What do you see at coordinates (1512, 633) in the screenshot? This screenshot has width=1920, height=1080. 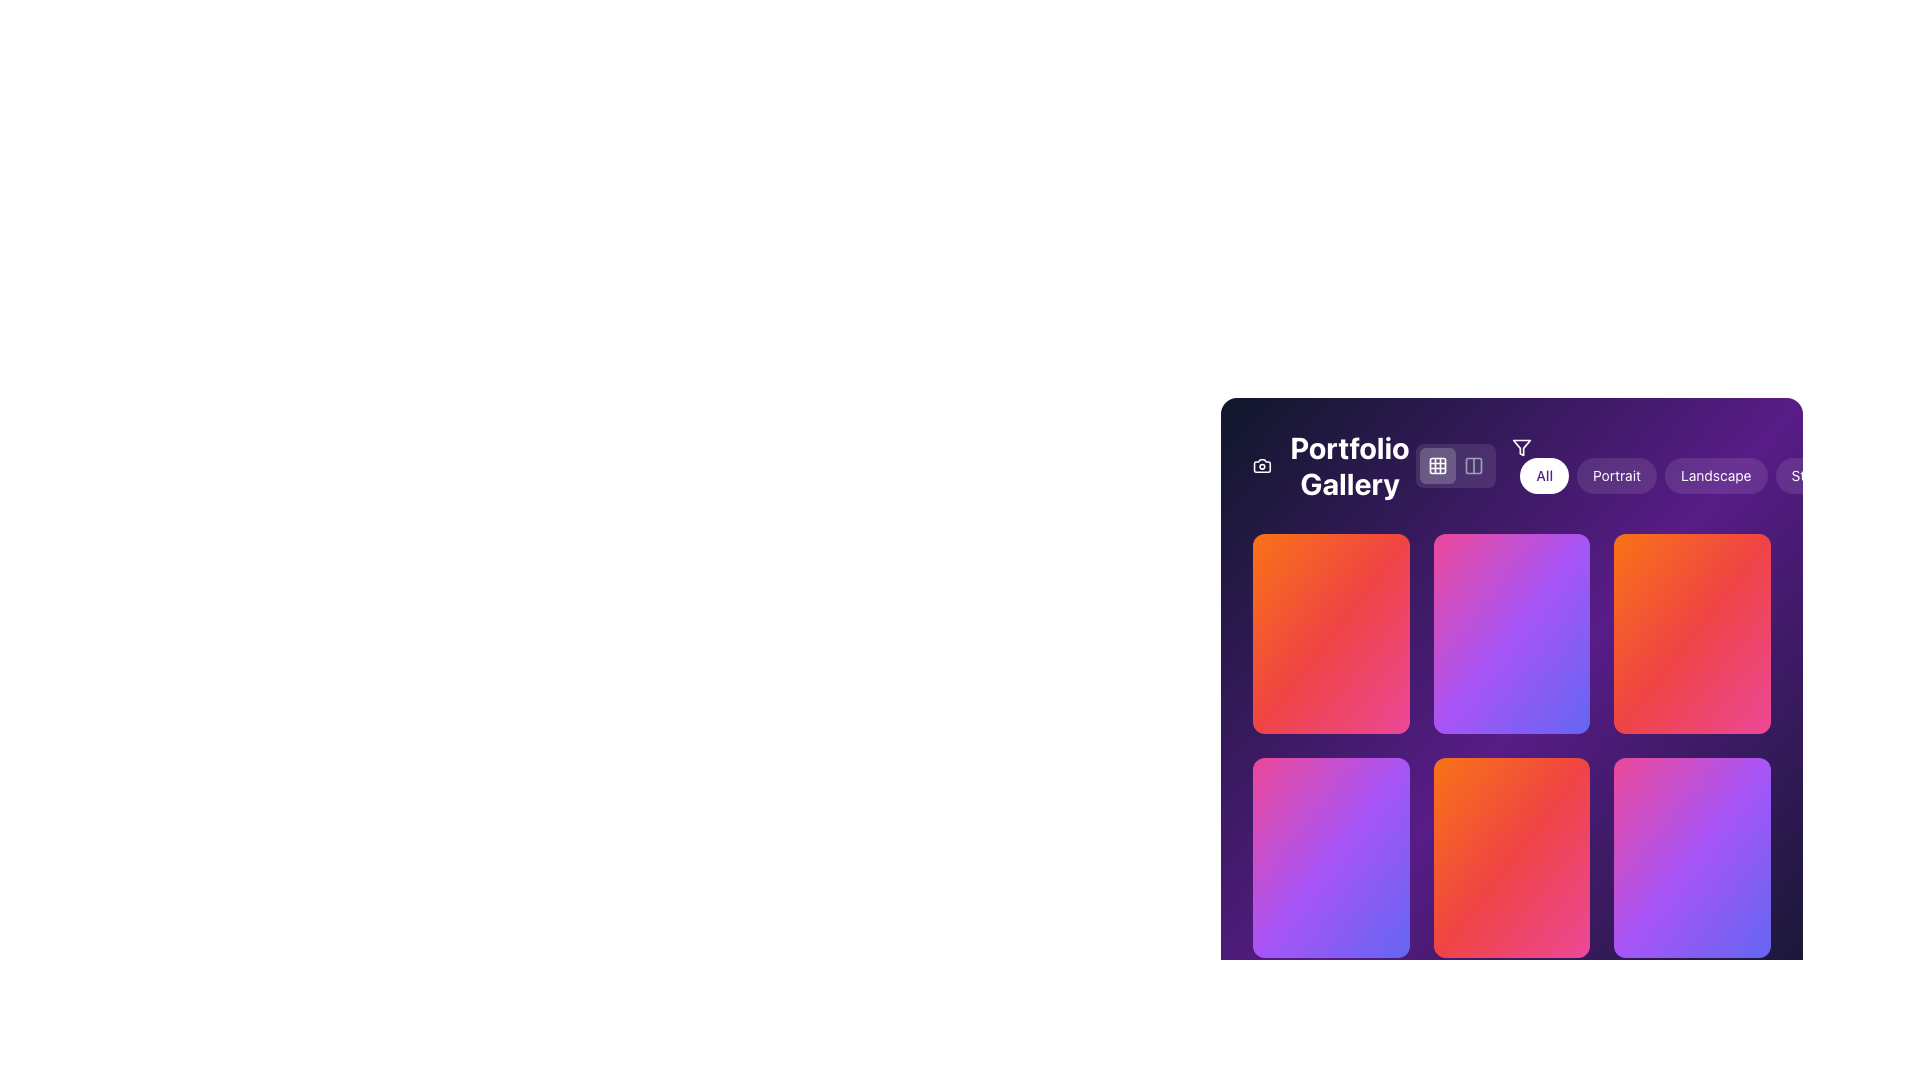 I see `the Grid Tile representing 'Artwork 27921122'` at bounding box center [1512, 633].